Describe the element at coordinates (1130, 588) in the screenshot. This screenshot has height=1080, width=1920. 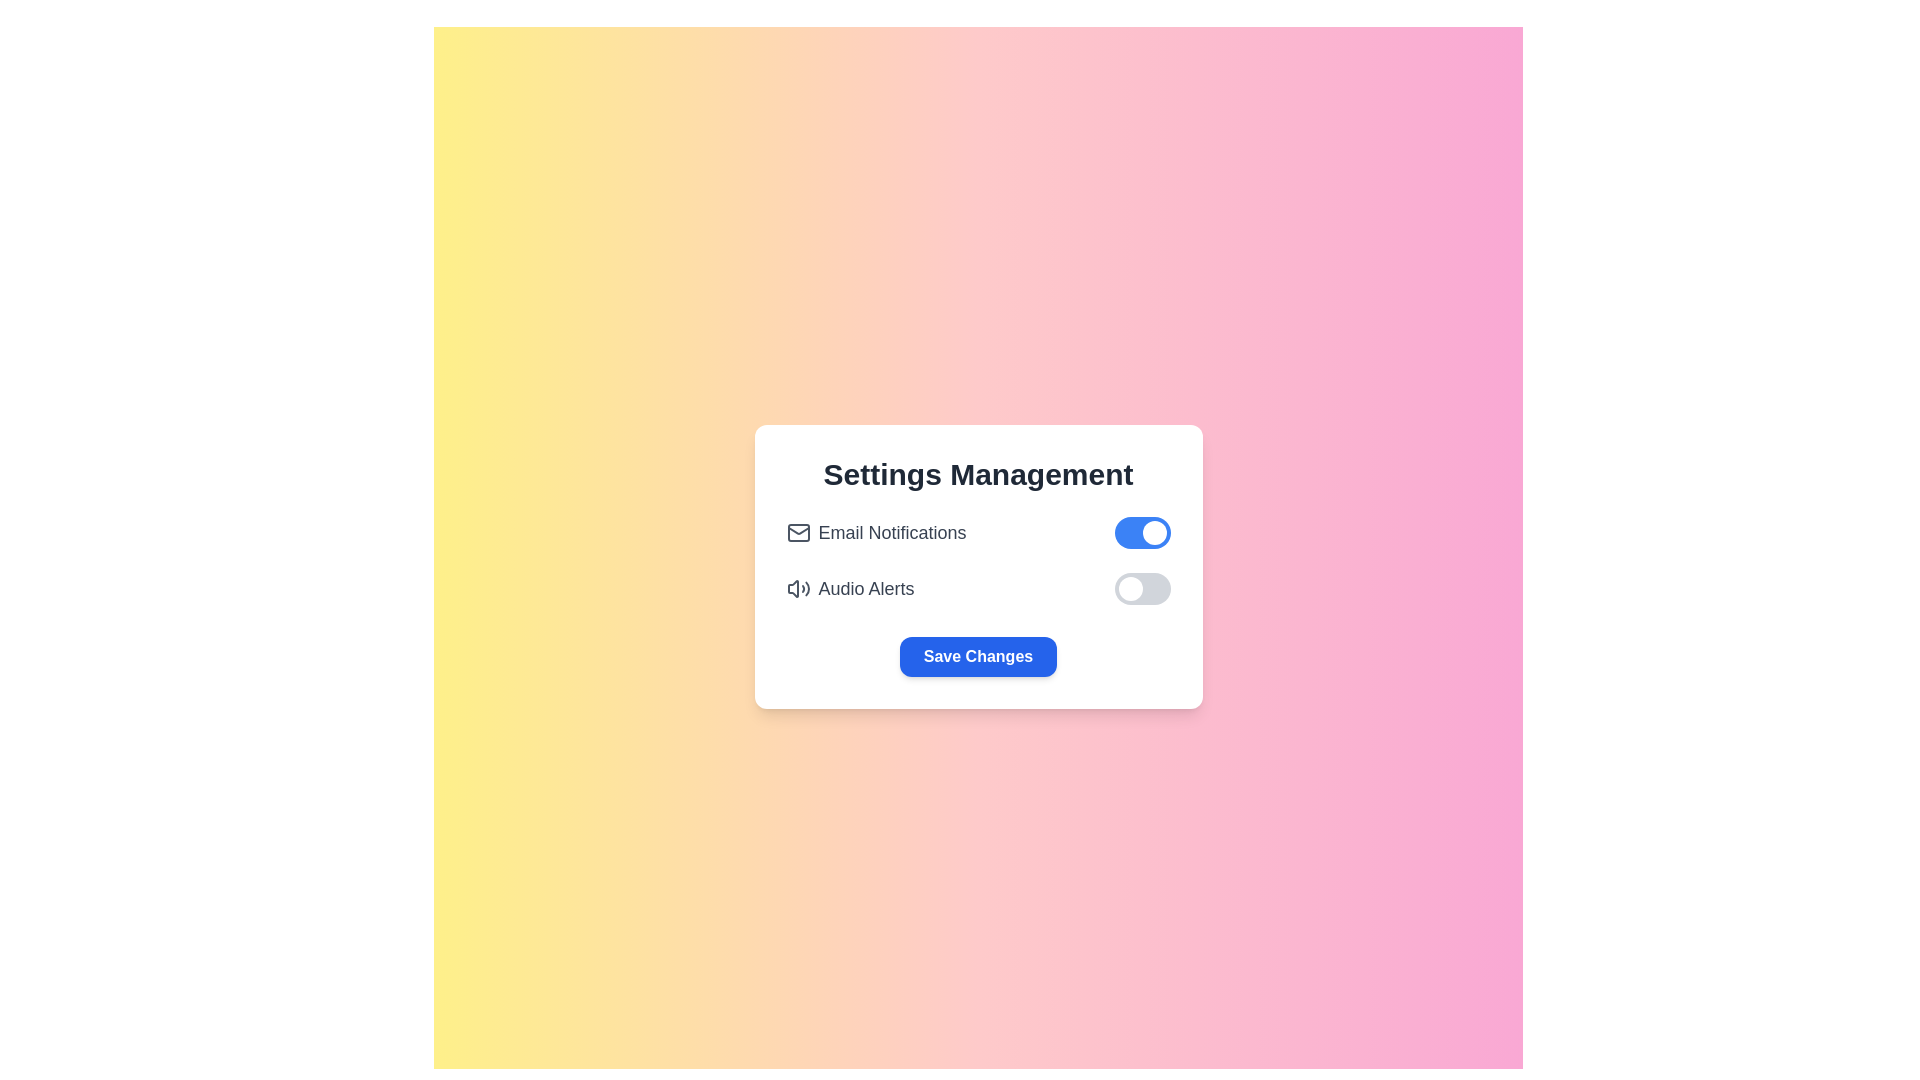
I see `the small circular toggle knob on the 'Audio Alerts' toggle switch from the leftmost position` at that location.